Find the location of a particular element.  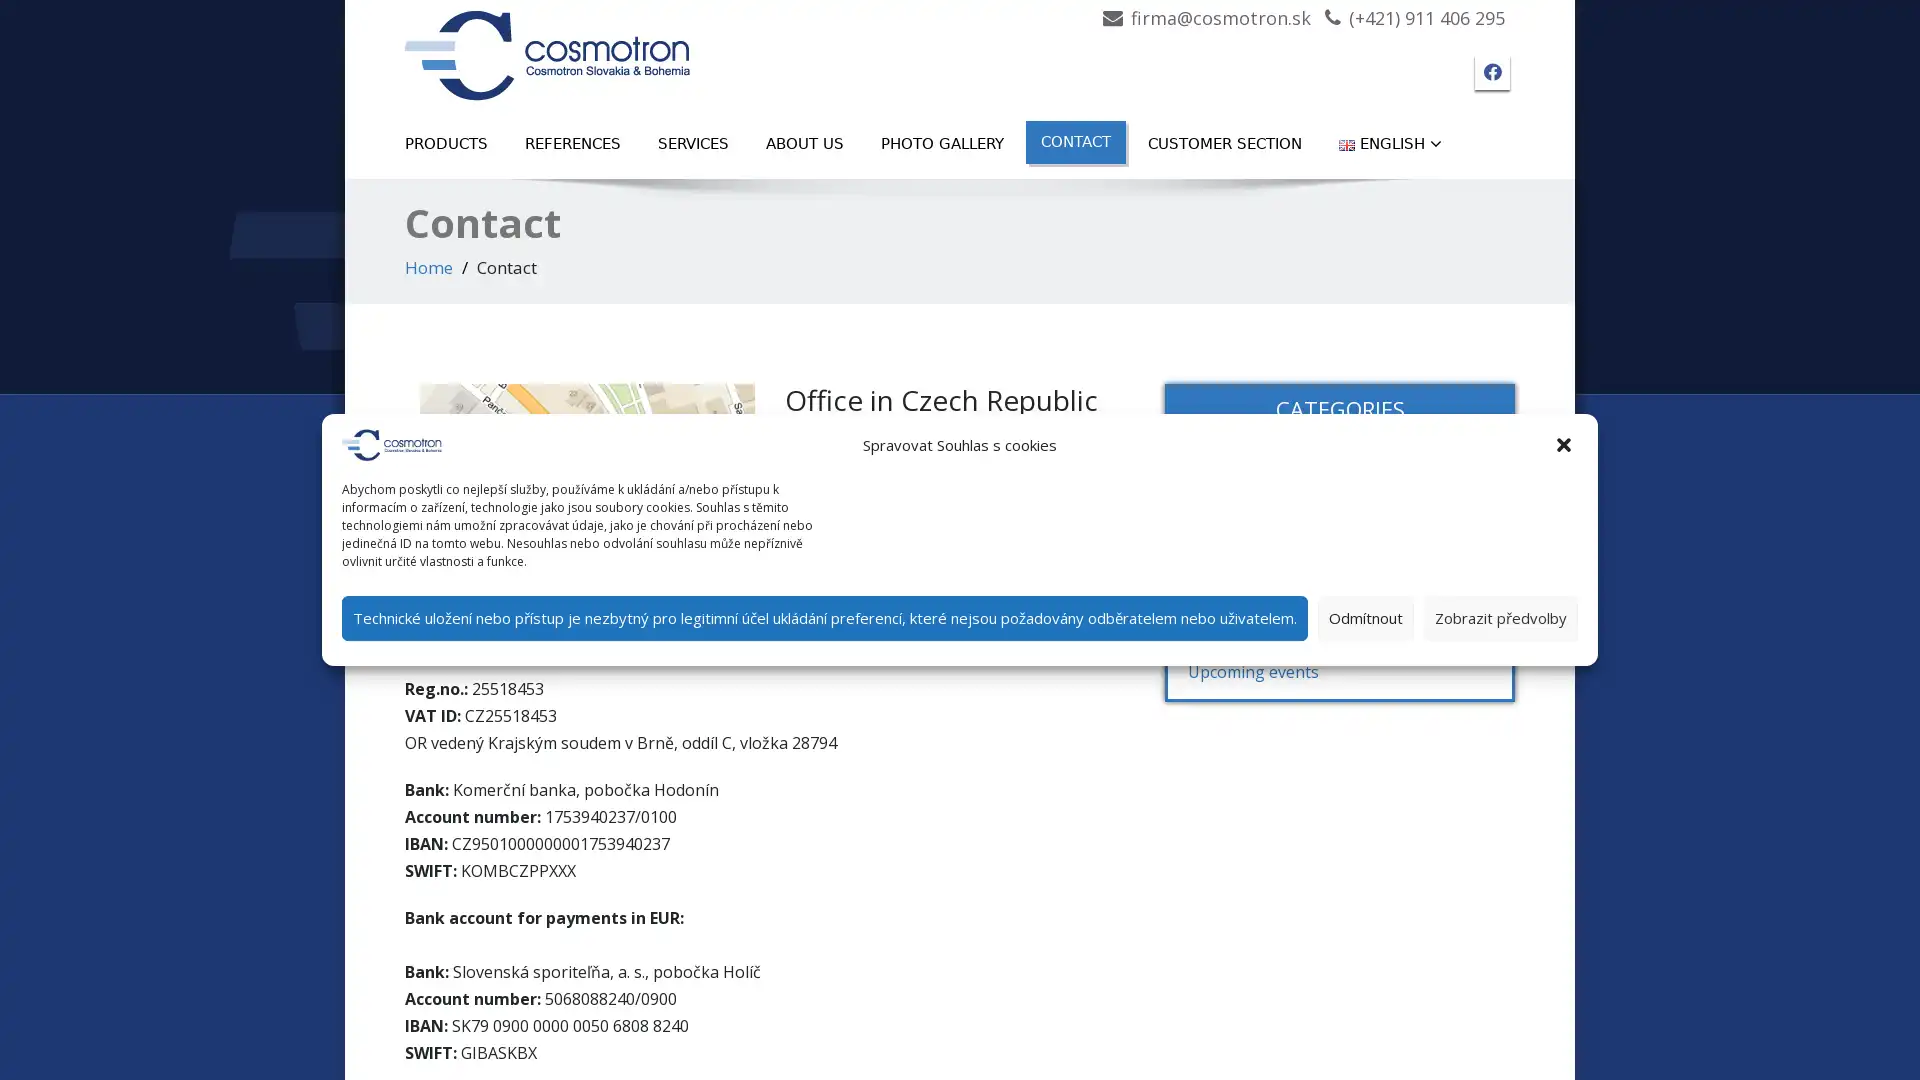

Technicke ulozeni nebo pristup je nezbytny pro legitimni ucel ukladani preferenci, ktere nejsou pozadovany odberatelem nebo uzivatelem. is located at coordinates (825, 616).